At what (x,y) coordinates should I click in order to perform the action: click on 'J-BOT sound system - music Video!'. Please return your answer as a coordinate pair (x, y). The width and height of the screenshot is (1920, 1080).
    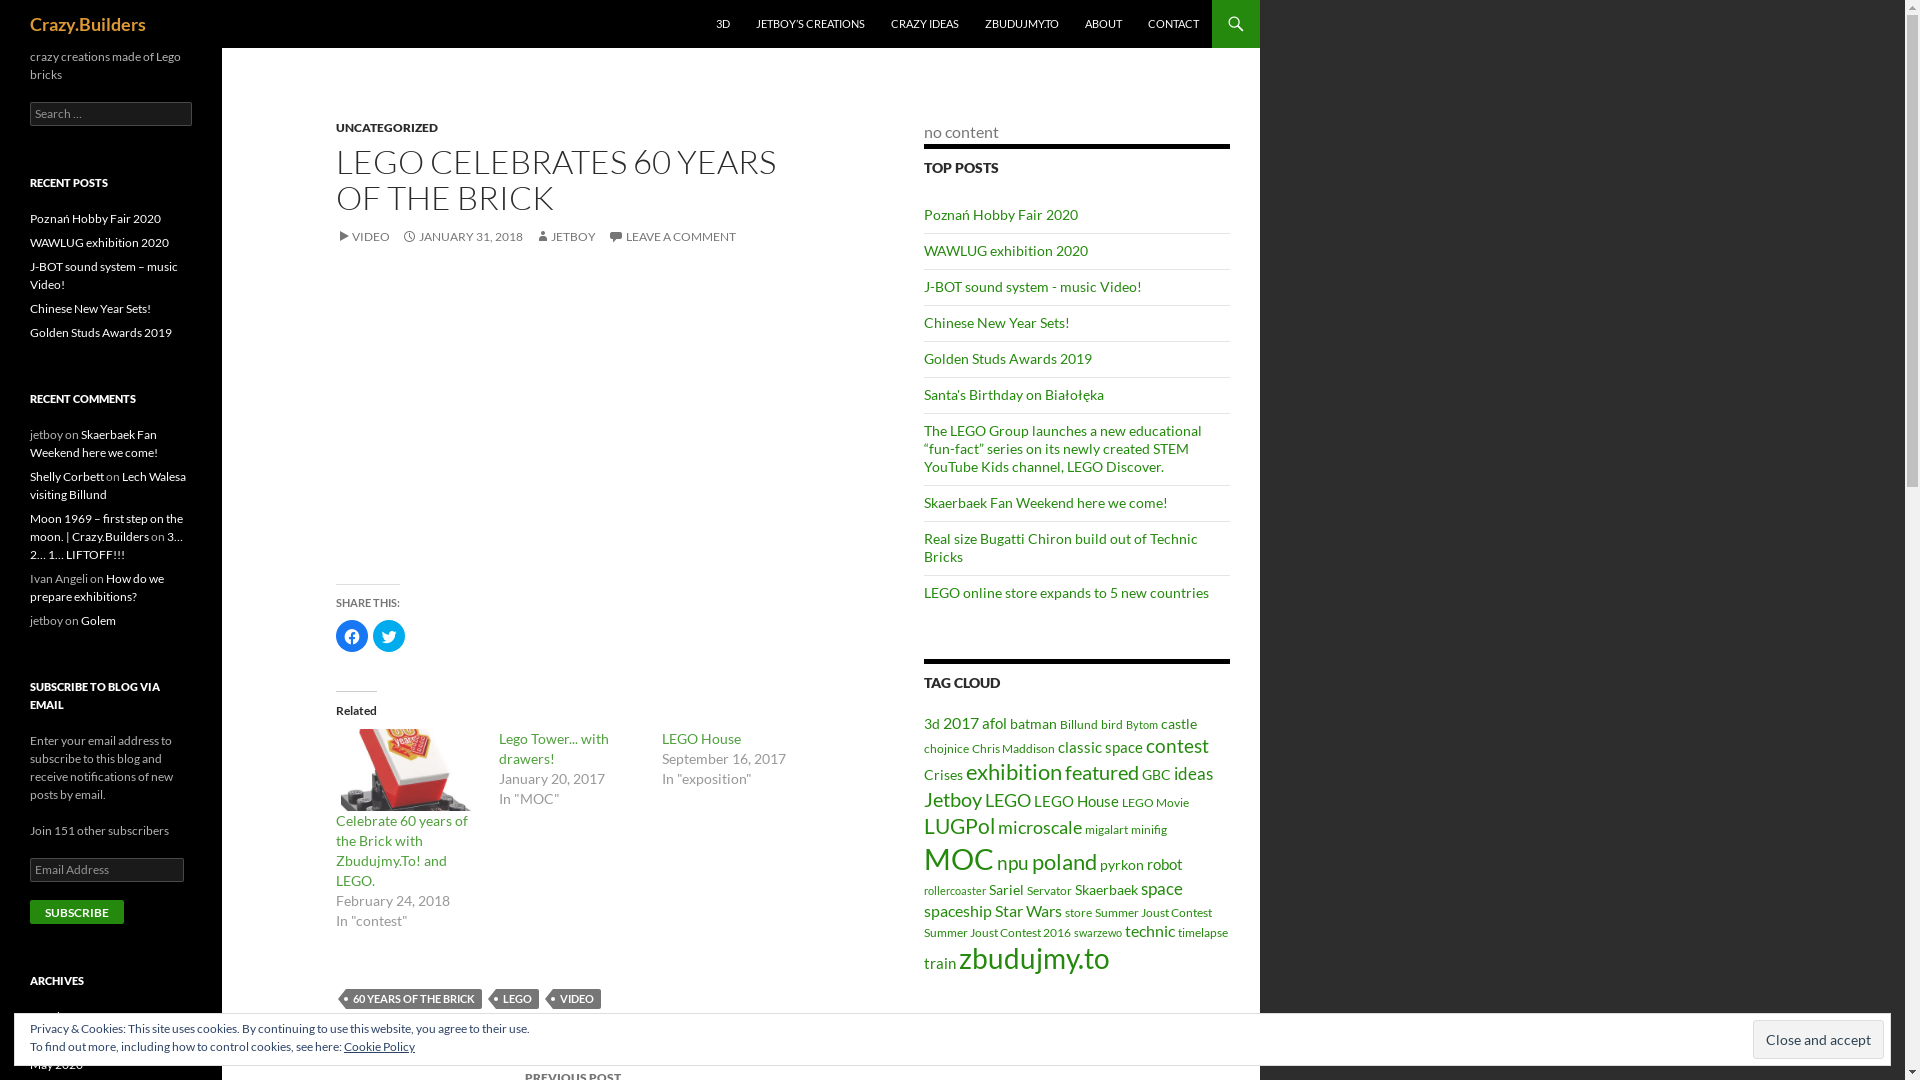
    Looking at the image, I should click on (1032, 286).